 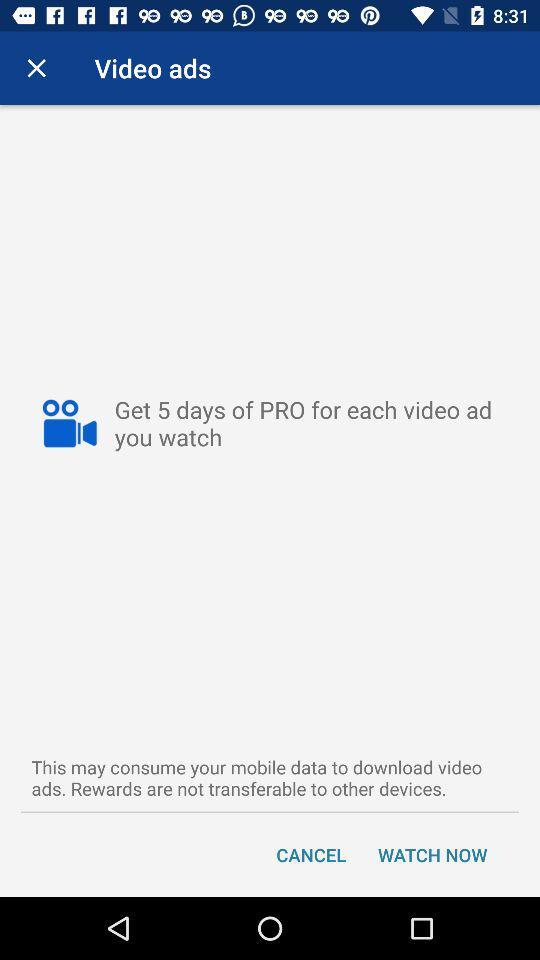 I want to click on icon to the left of video ads icon, so click(x=36, y=68).